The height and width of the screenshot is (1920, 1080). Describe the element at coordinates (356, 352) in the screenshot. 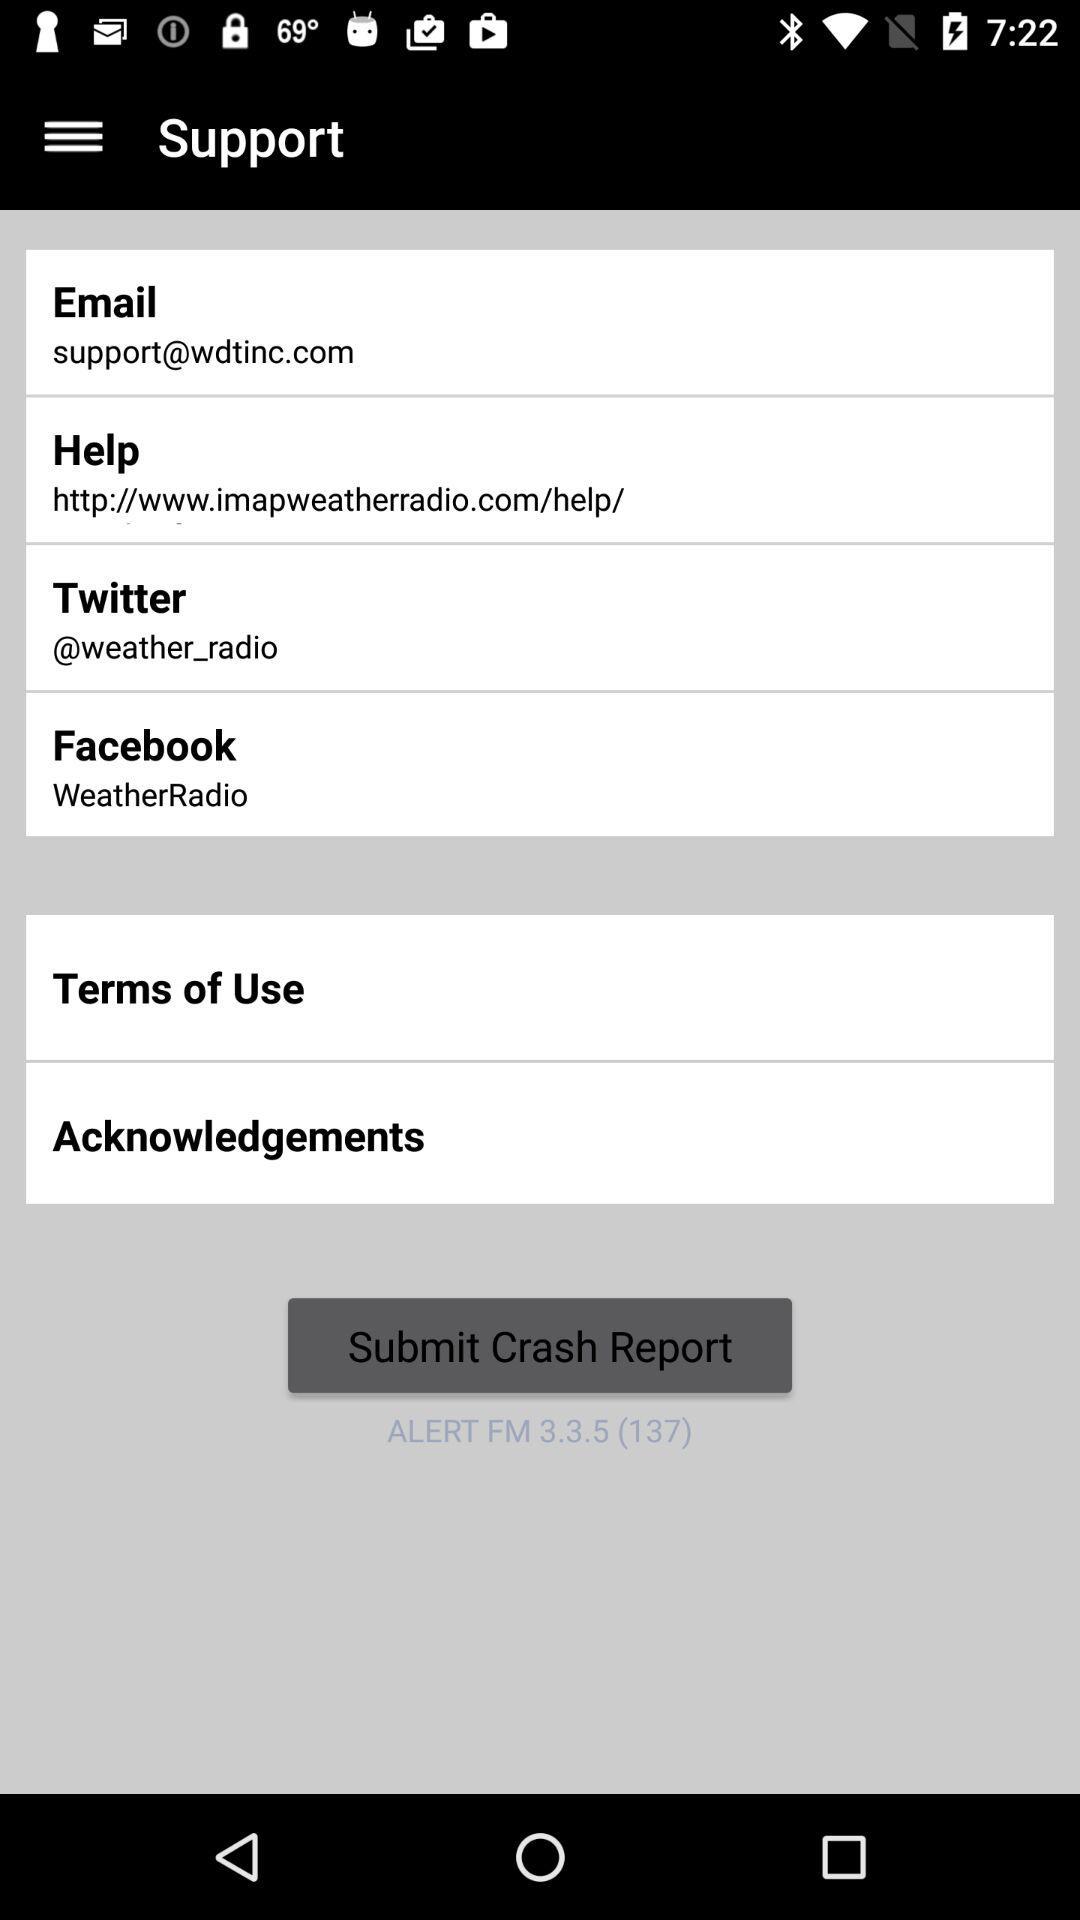

I see `item above the help icon` at that location.